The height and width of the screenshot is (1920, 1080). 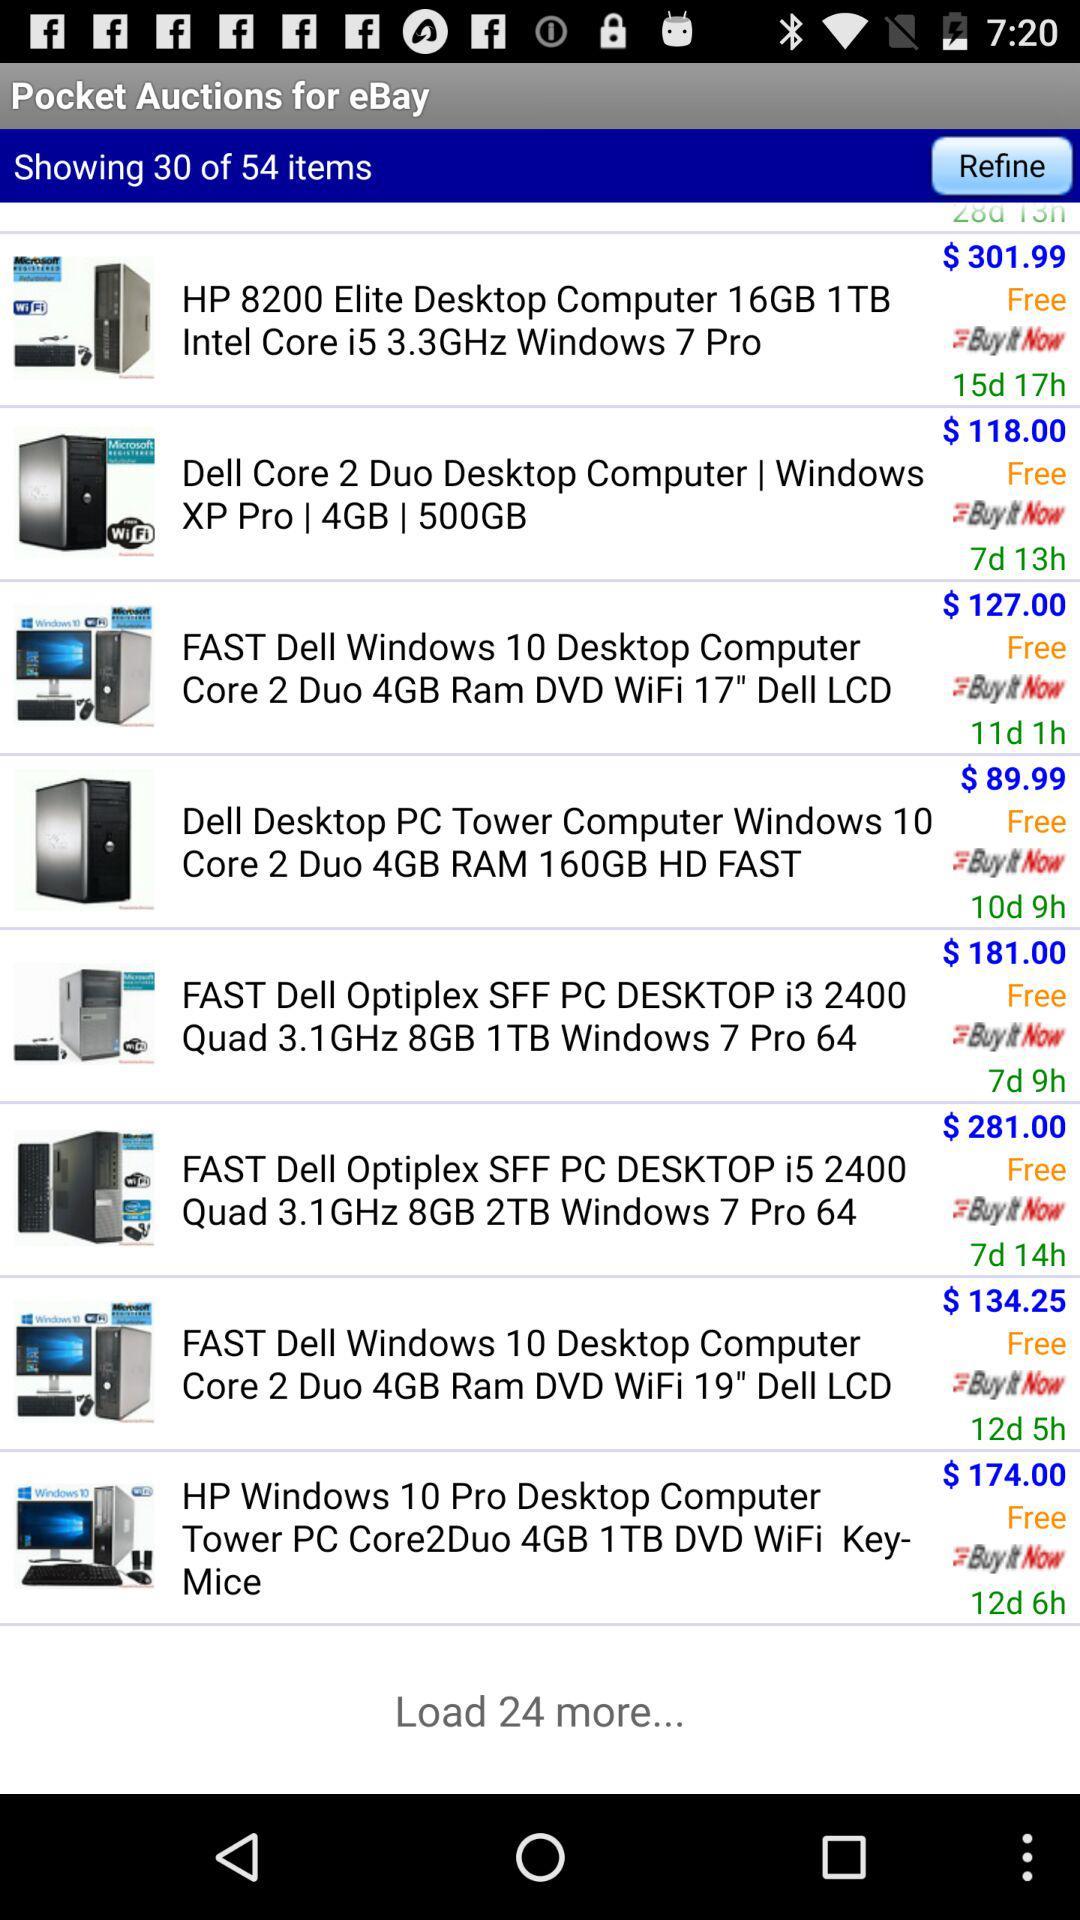 I want to click on 7d 9h app, so click(x=1027, y=1078).